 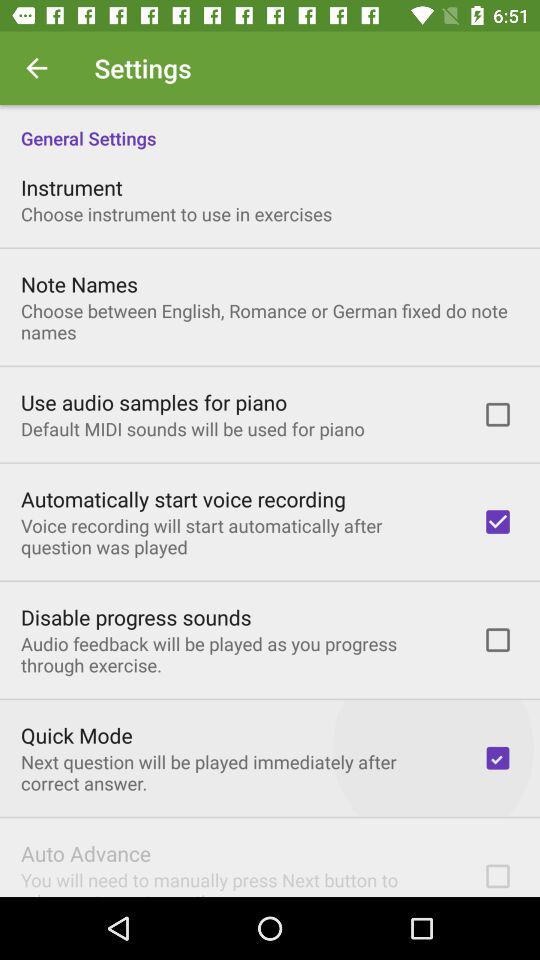 What do you see at coordinates (85, 852) in the screenshot?
I see `auto advance item` at bounding box center [85, 852].